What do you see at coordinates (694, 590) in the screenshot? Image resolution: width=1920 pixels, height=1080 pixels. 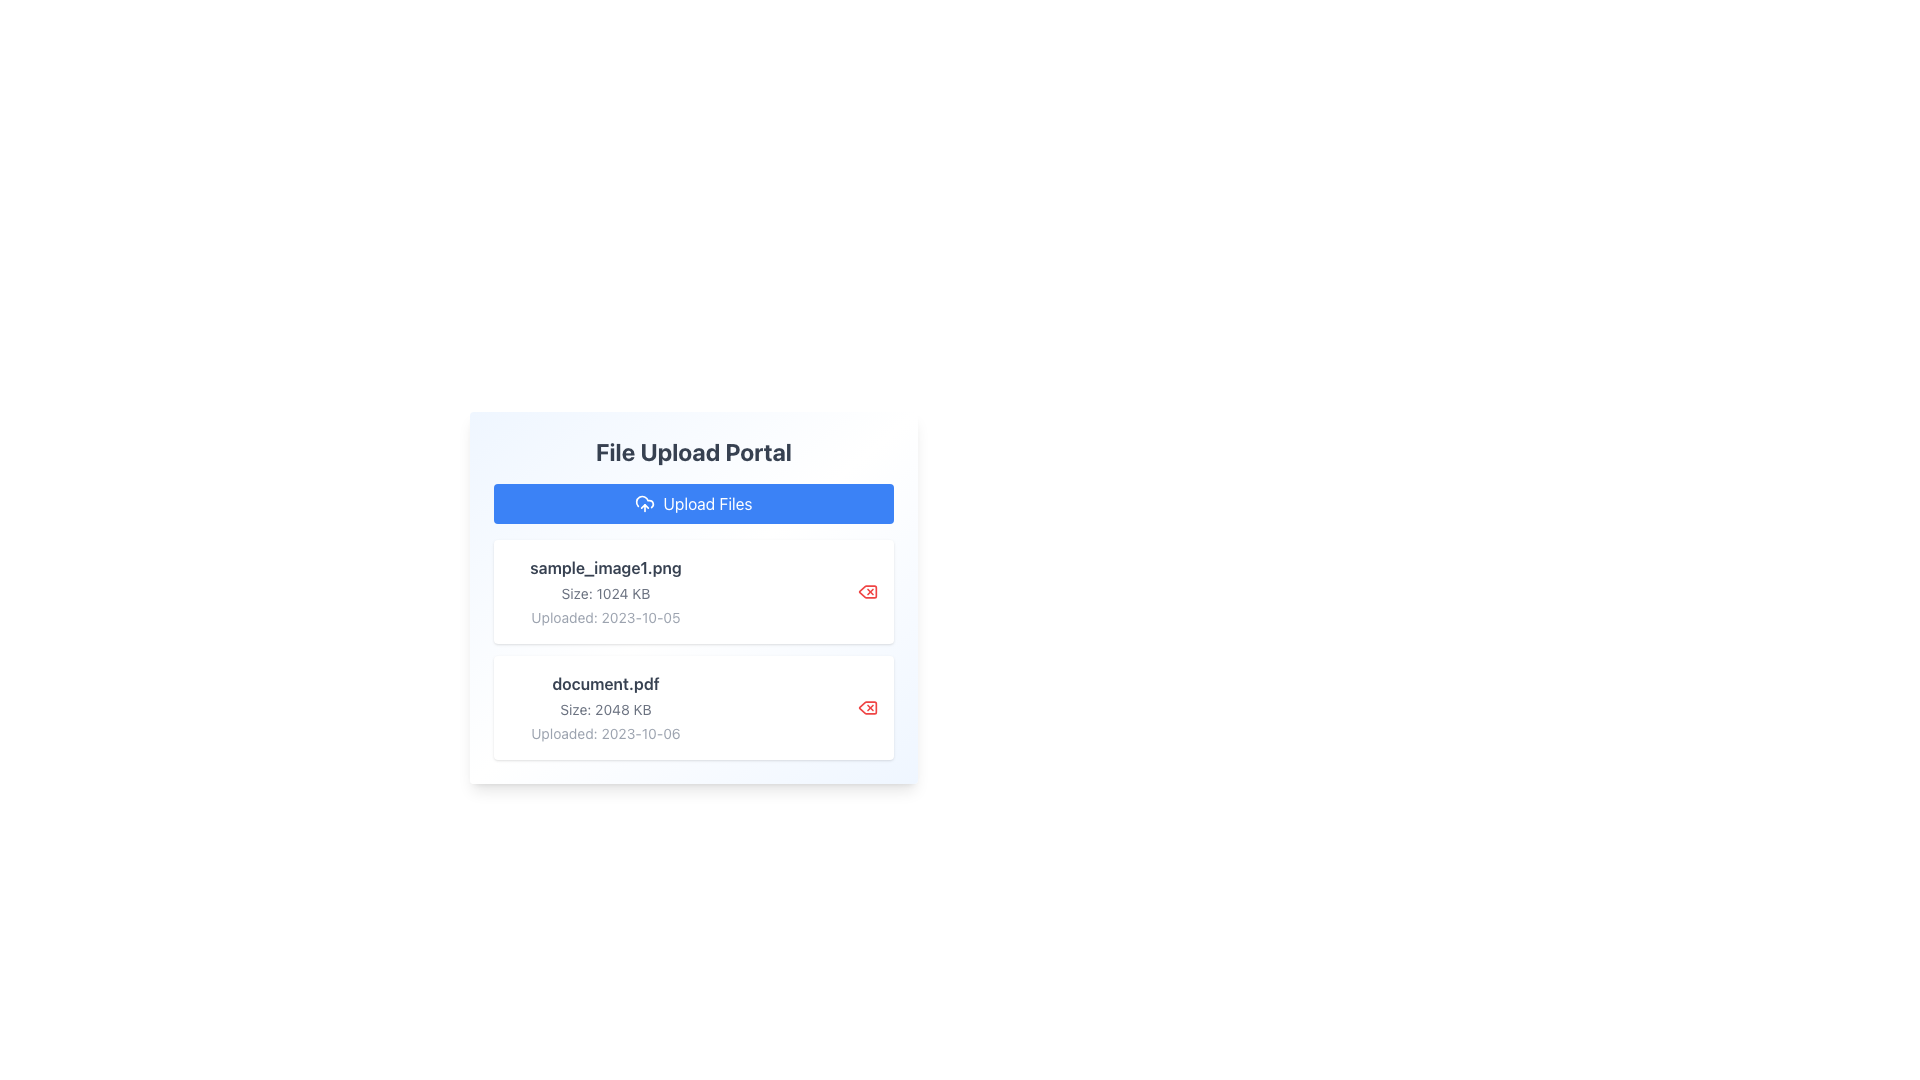 I see `the first File List Item in the file upload interface` at bounding box center [694, 590].